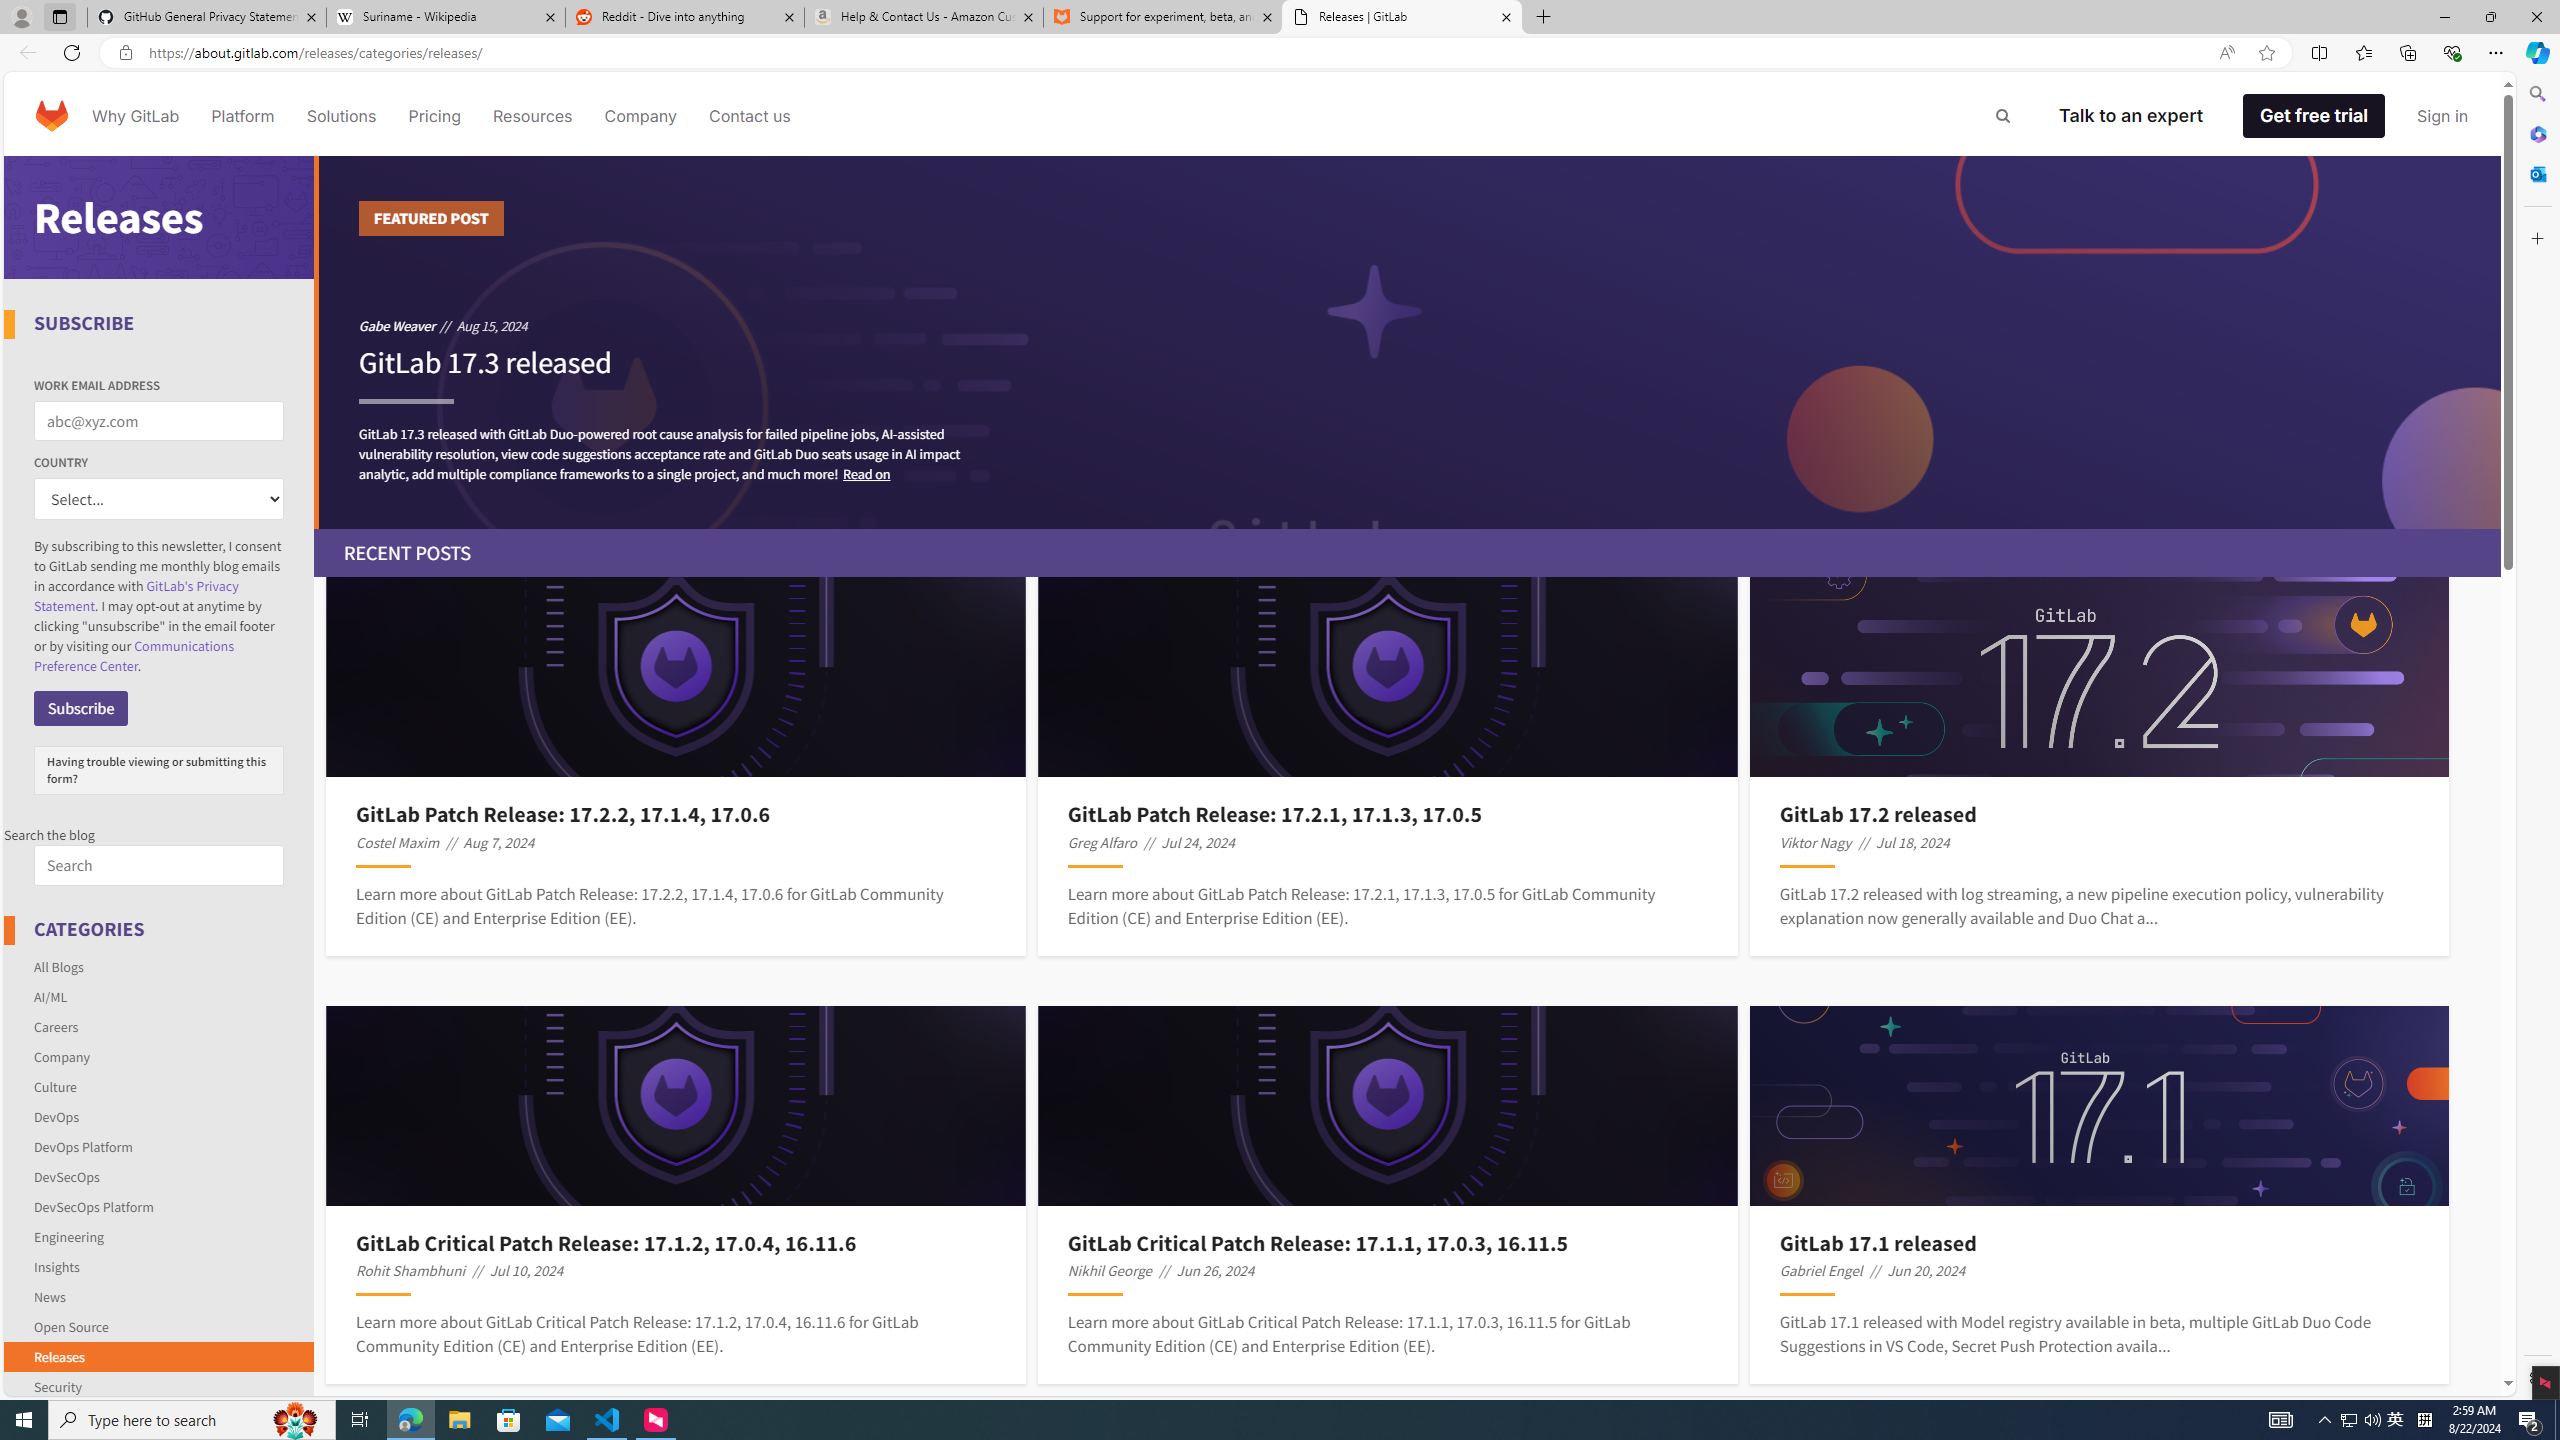  Describe the element at coordinates (57, 1355) in the screenshot. I see `'Releases'` at that location.